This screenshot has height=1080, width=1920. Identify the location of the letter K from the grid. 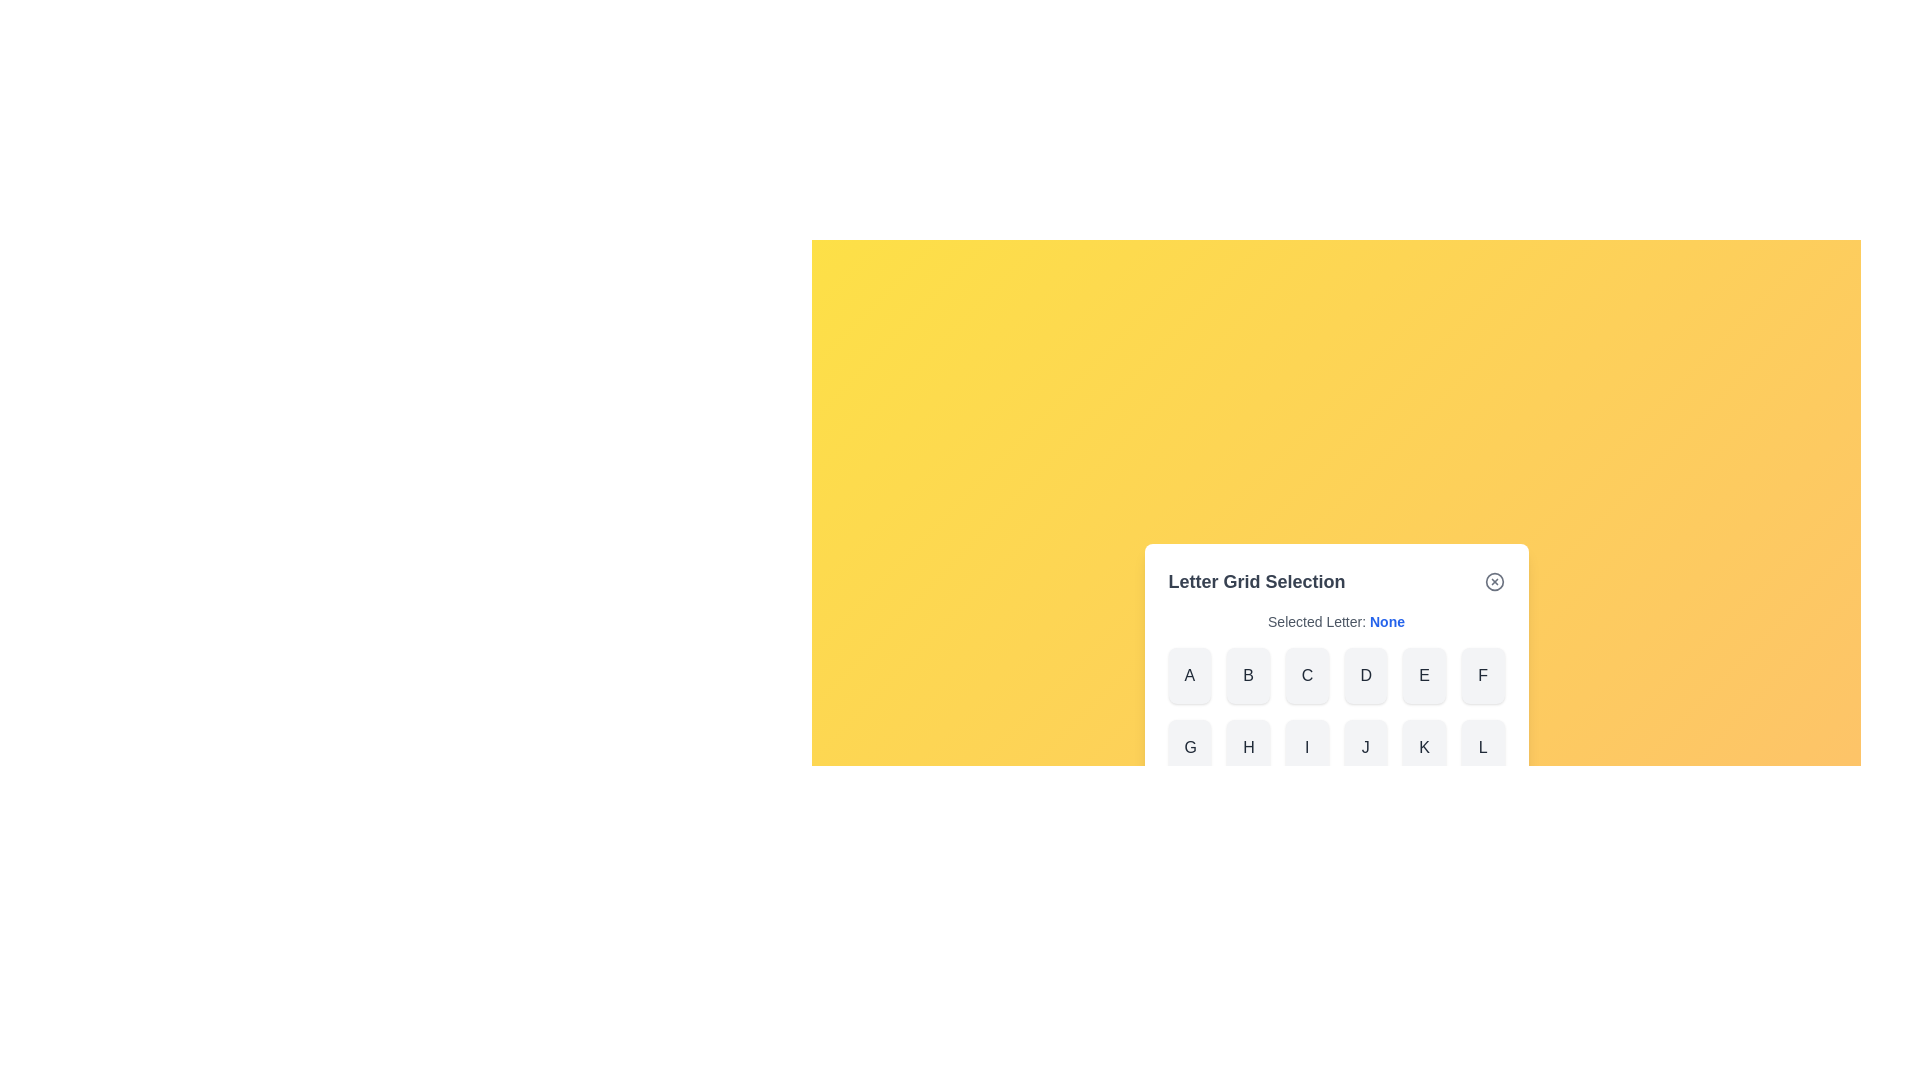
(1423, 748).